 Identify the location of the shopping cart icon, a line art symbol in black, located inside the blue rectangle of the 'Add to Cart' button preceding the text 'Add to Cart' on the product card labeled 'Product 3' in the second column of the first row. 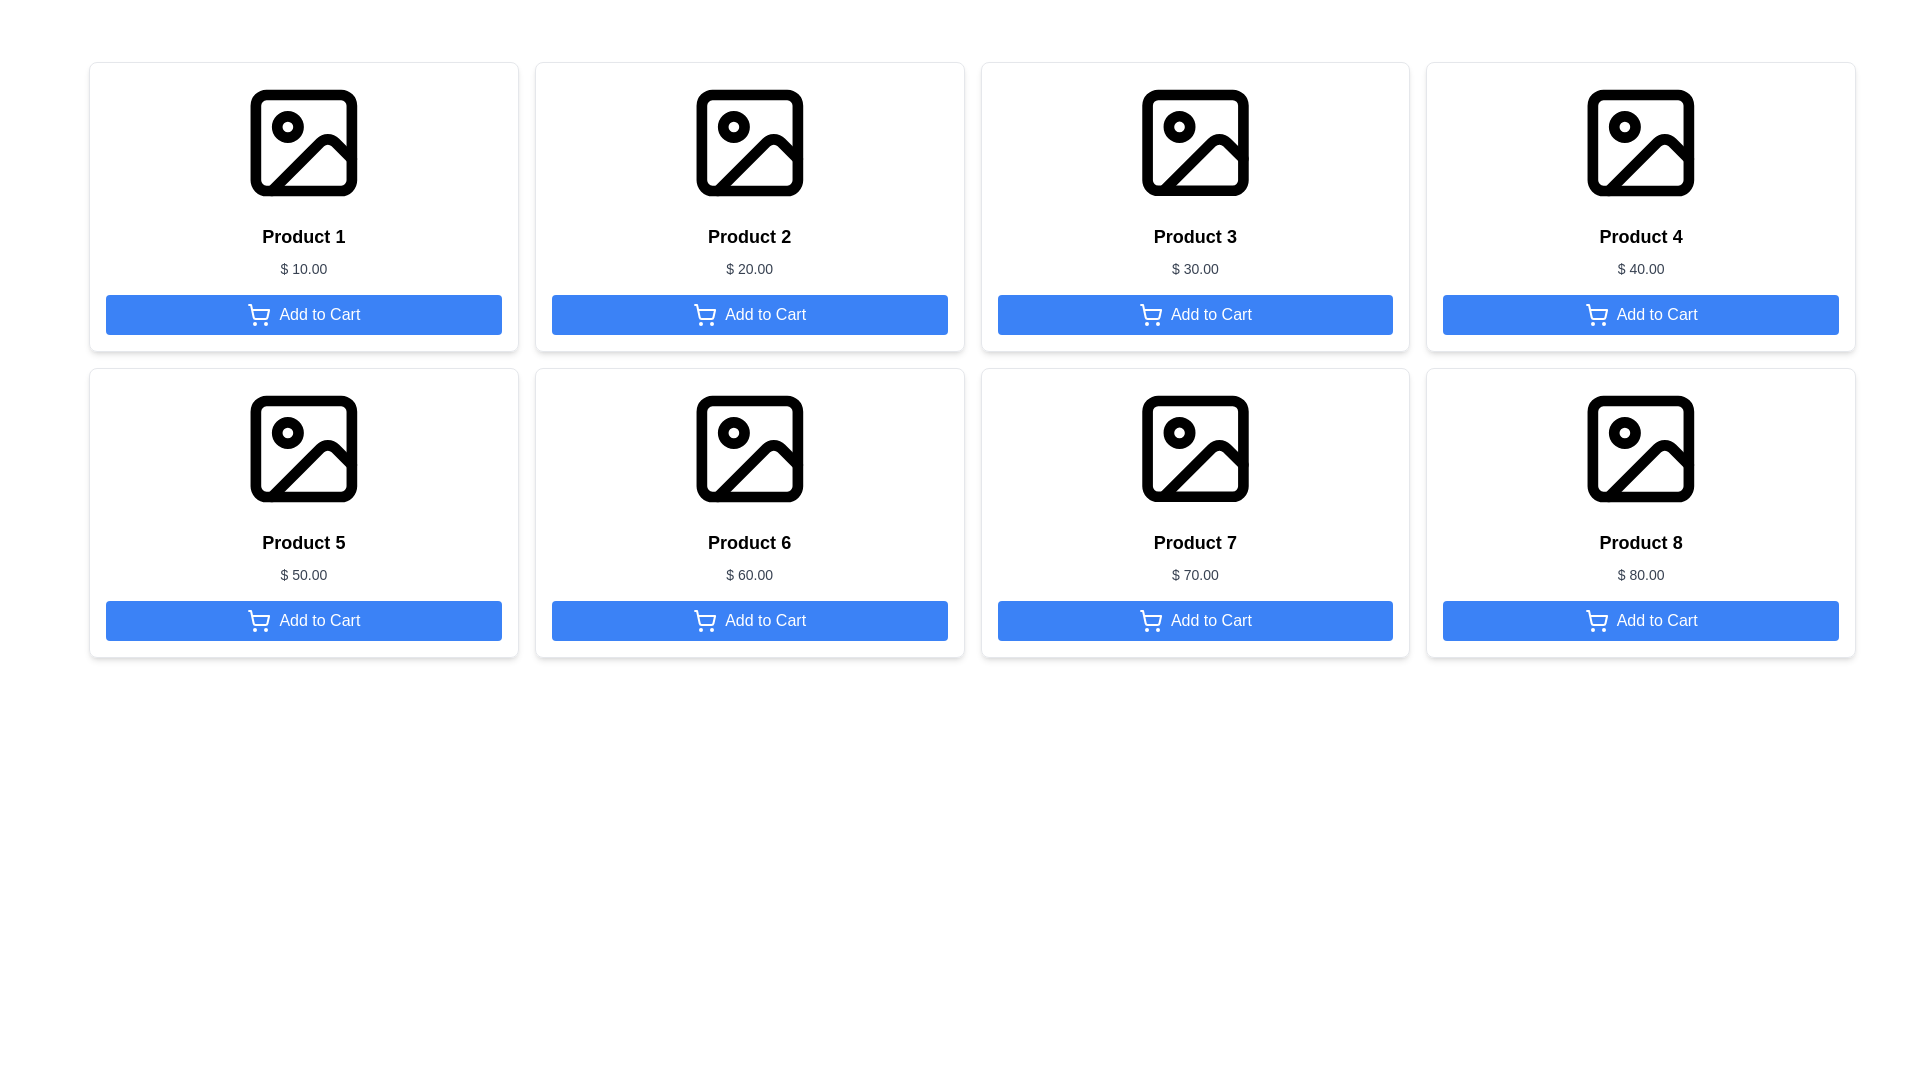
(1150, 315).